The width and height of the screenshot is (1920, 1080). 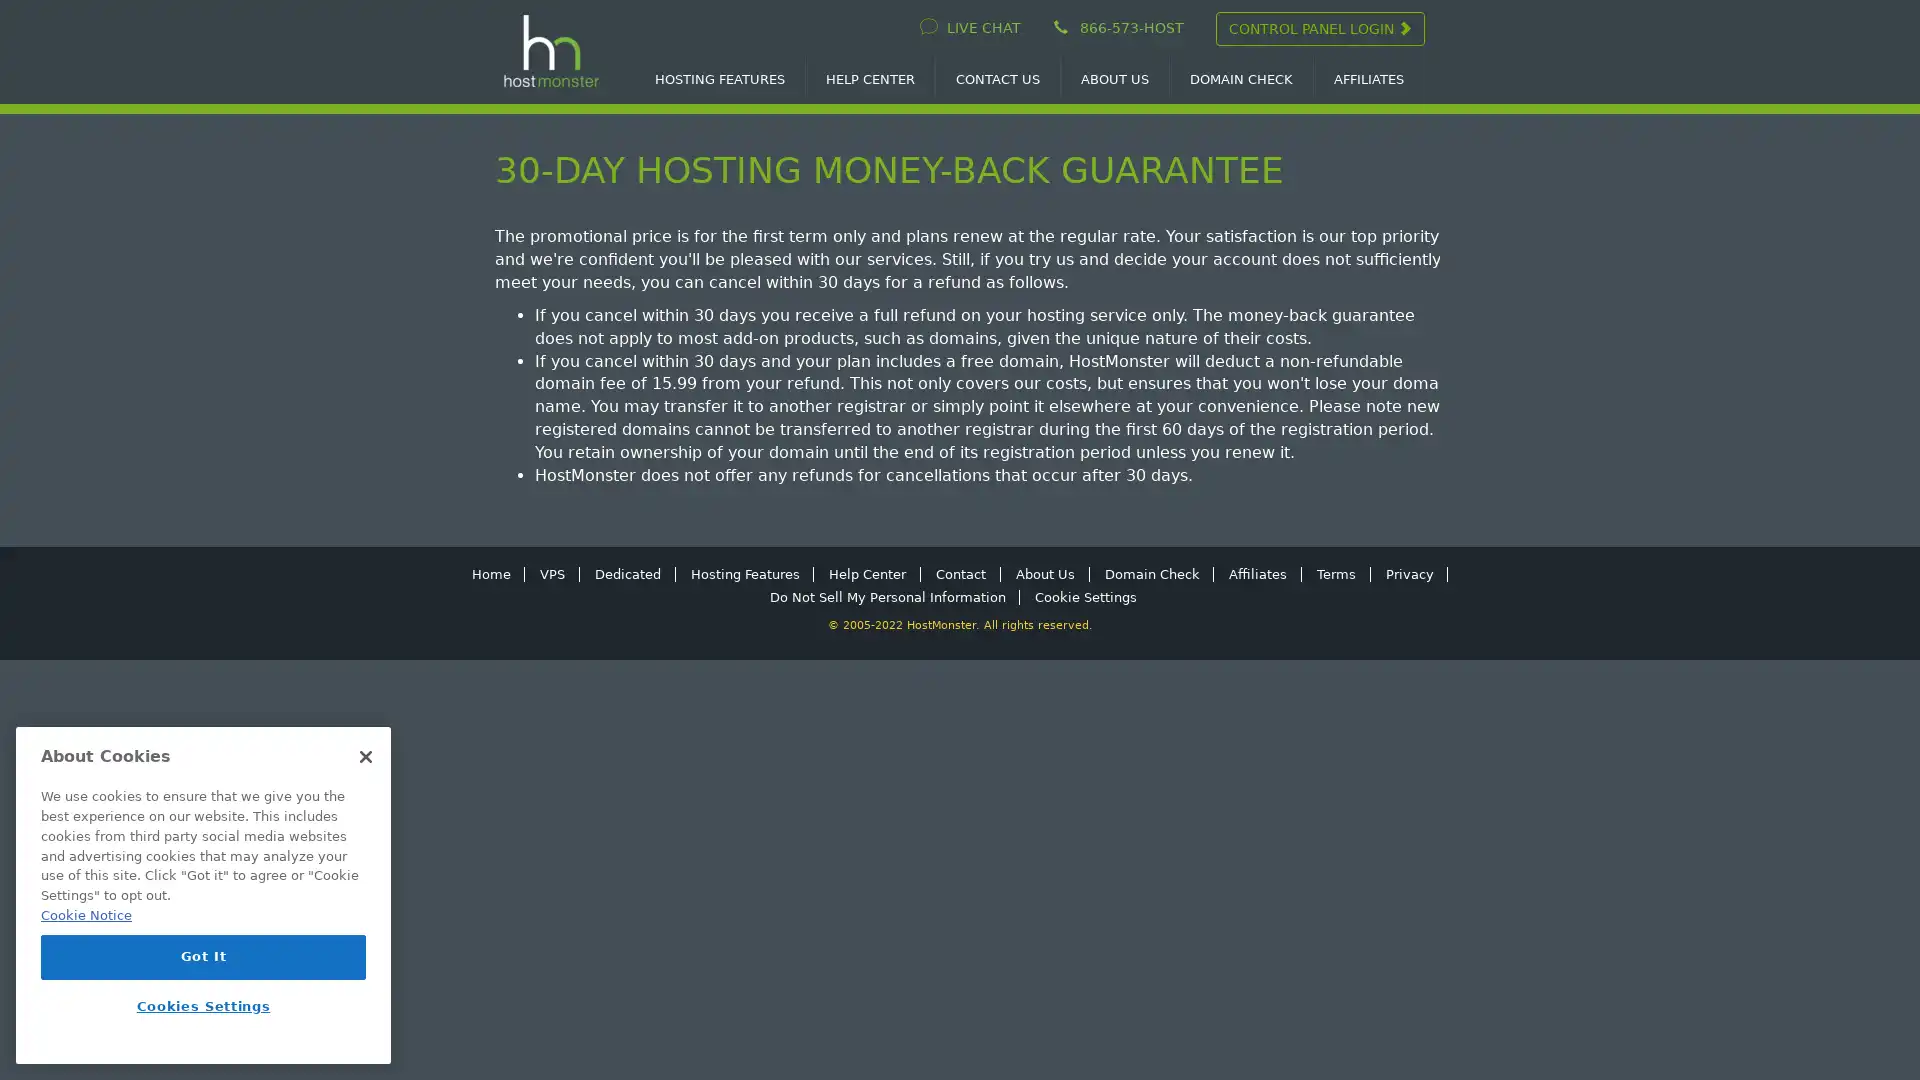 What do you see at coordinates (365, 756) in the screenshot?
I see `Close` at bounding box center [365, 756].